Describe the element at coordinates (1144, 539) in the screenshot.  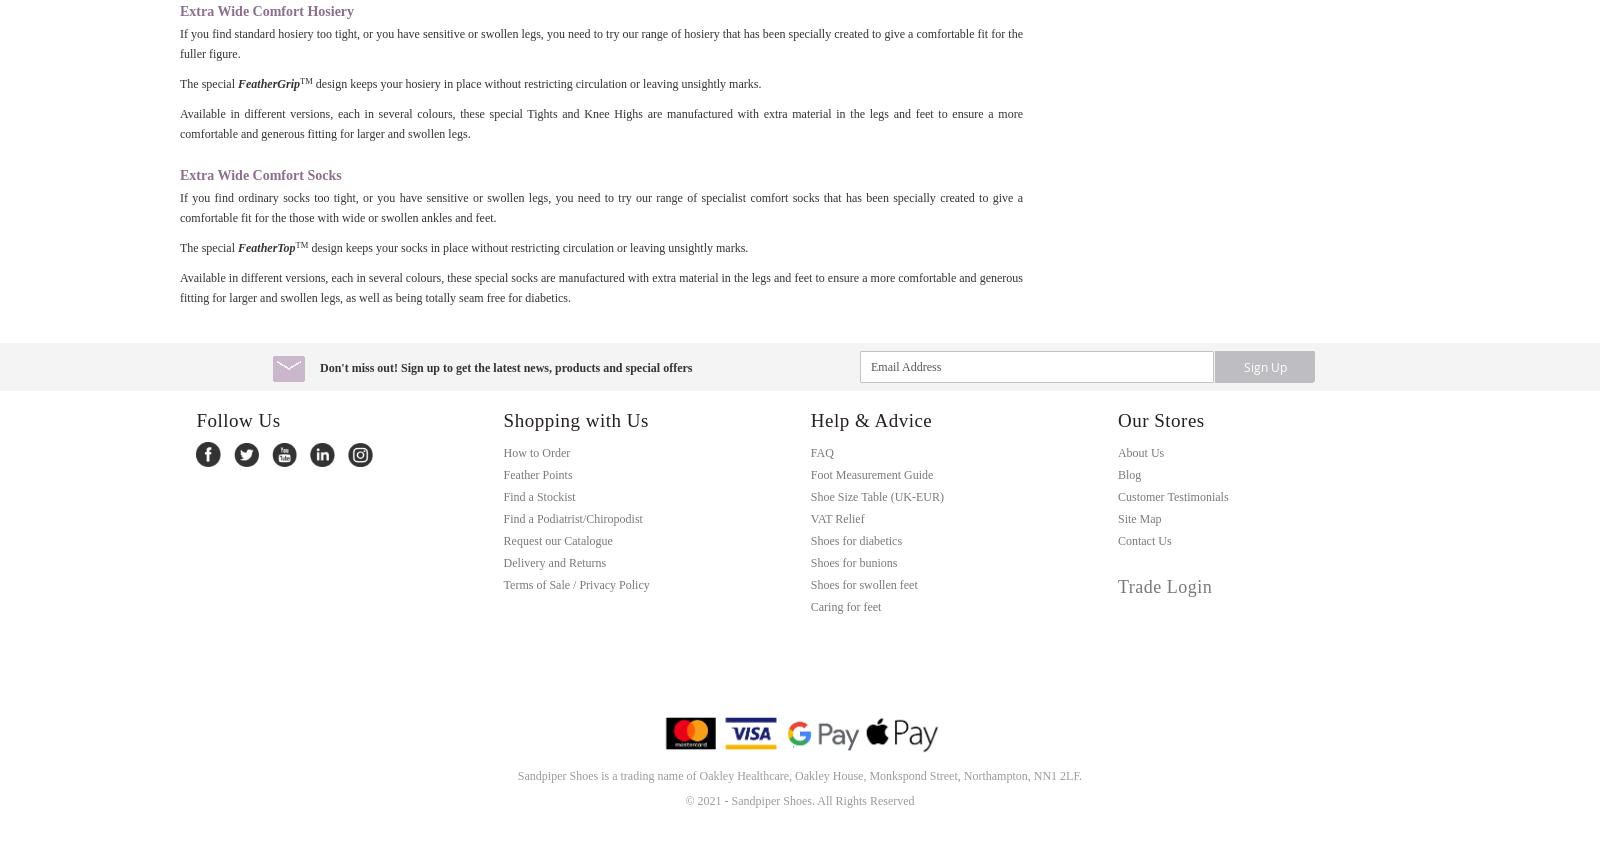
I see `'Contact Us'` at that location.